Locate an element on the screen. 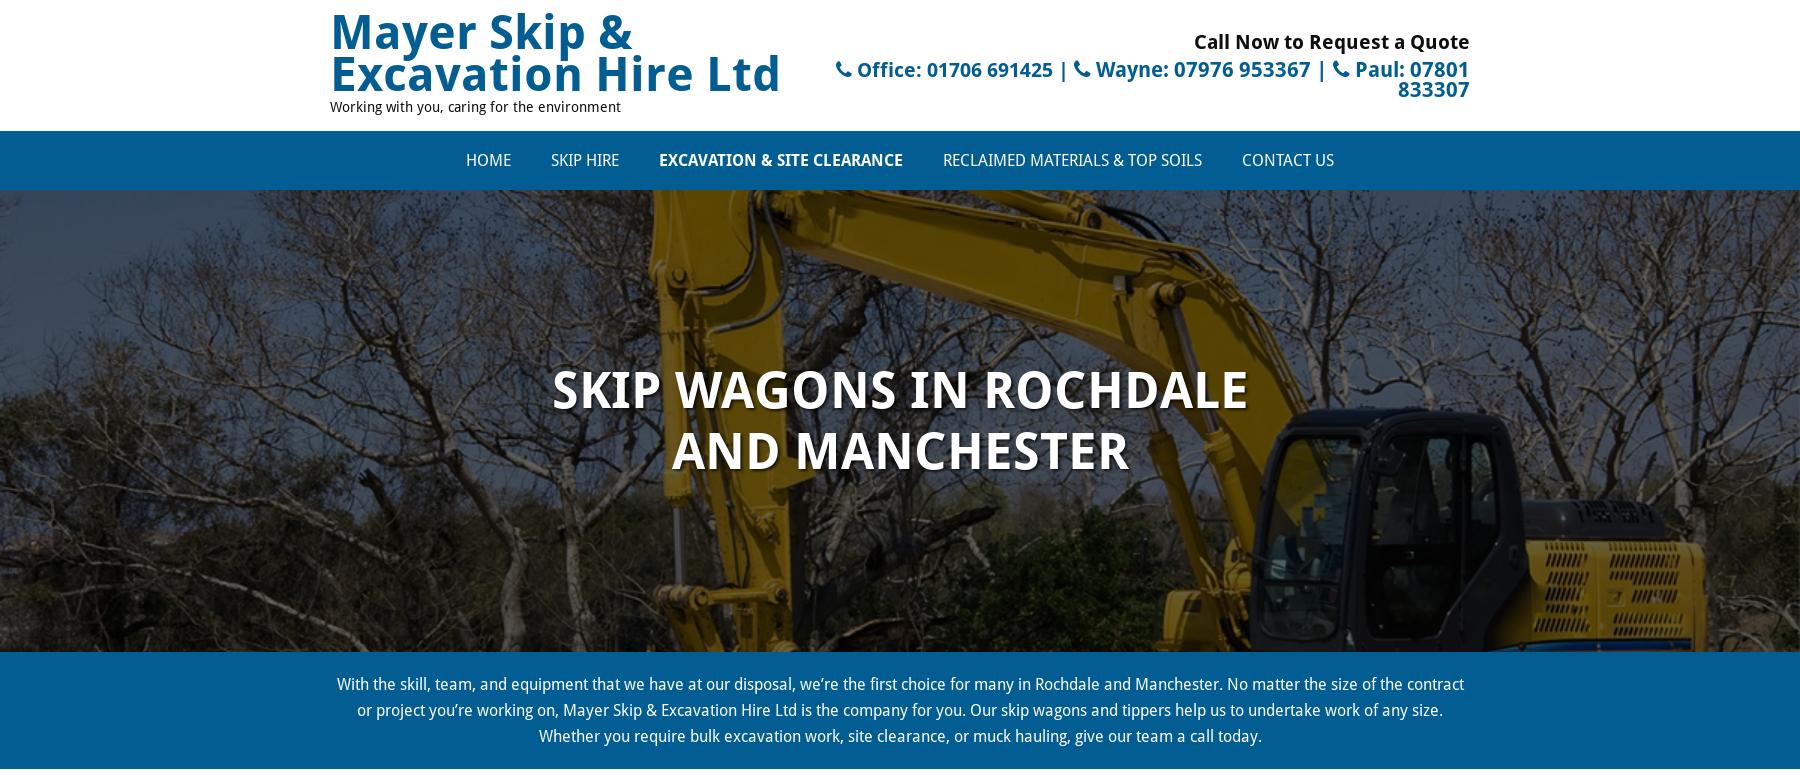  'Skip Hire' is located at coordinates (585, 158).